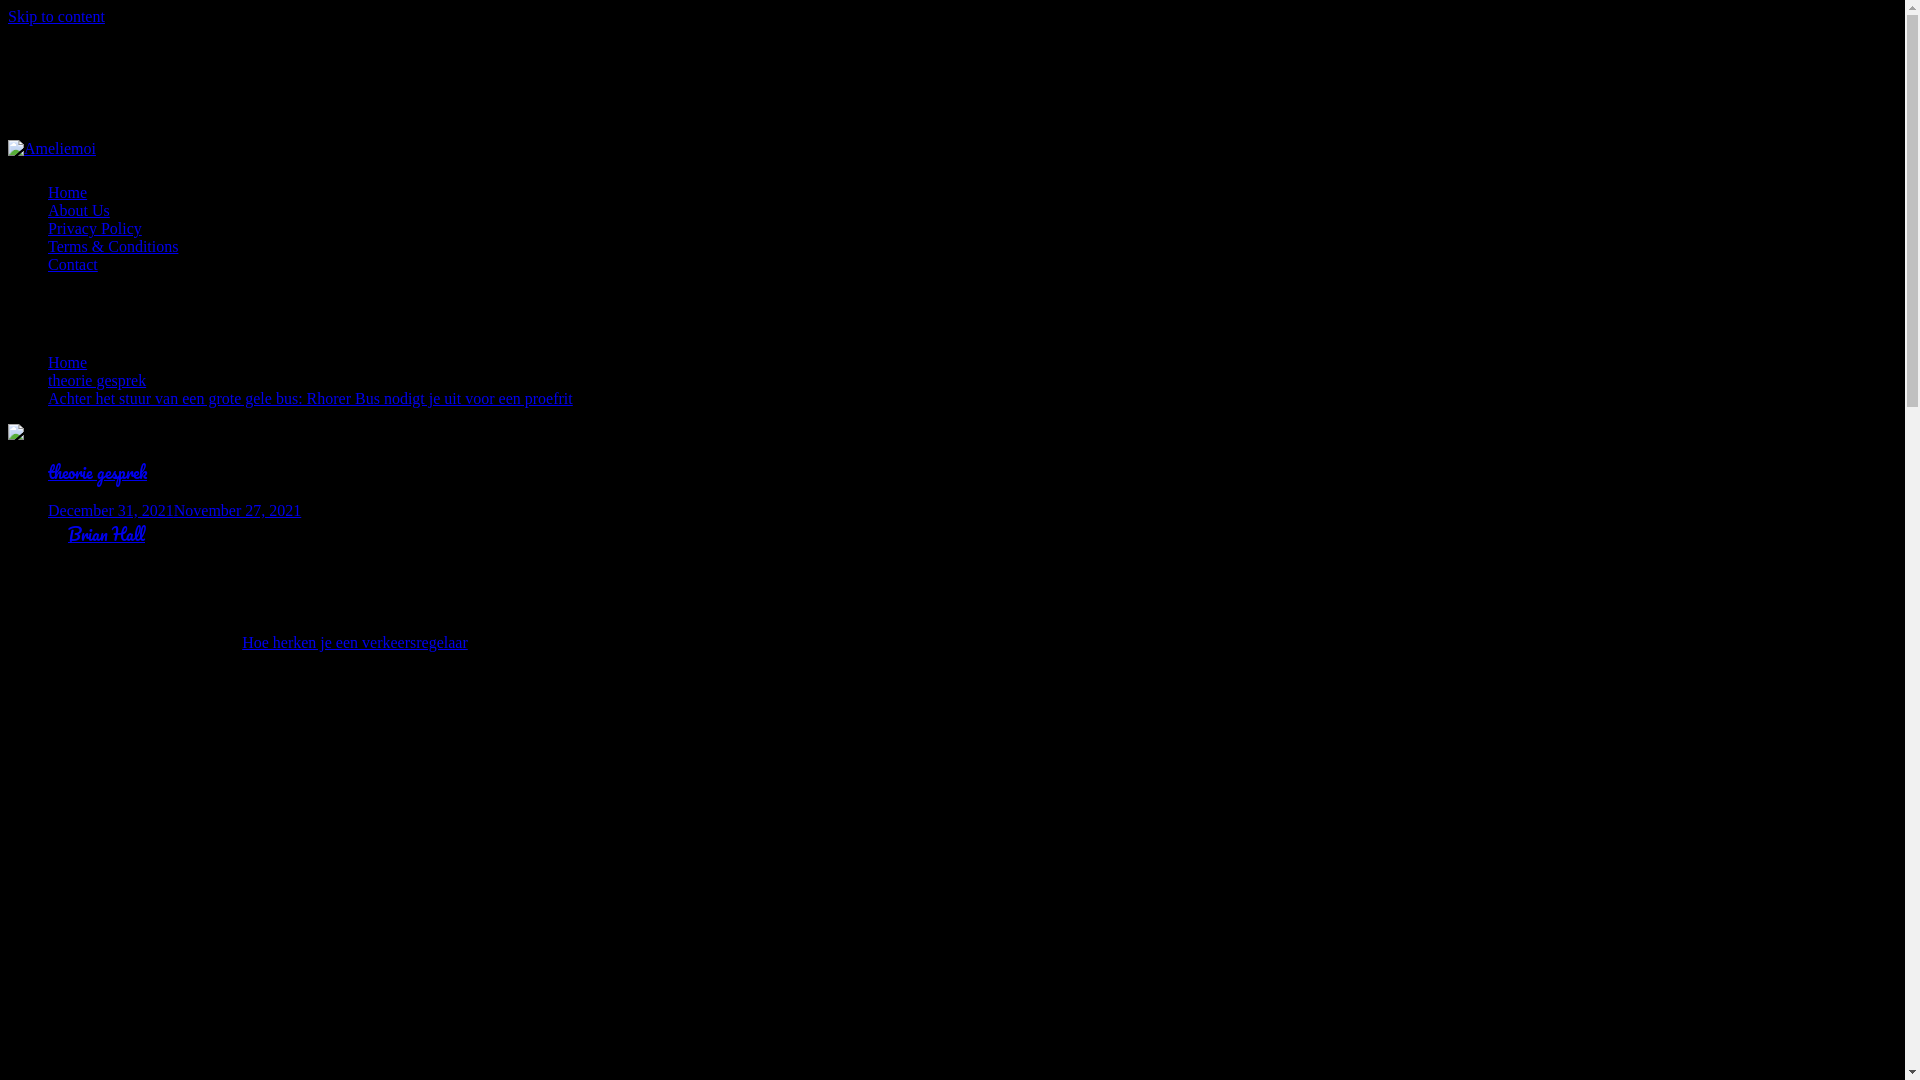  What do you see at coordinates (67, 362) in the screenshot?
I see `'Home'` at bounding box center [67, 362].